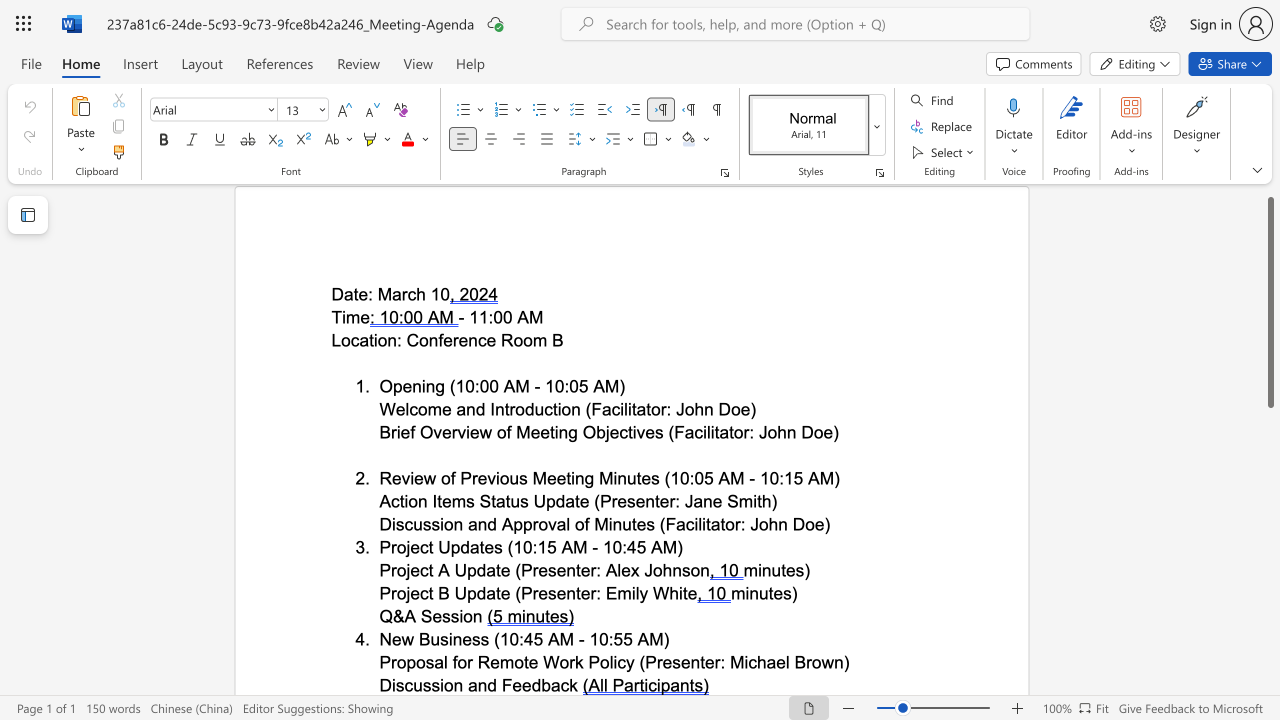 This screenshot has height=720, width=1280. What do you see at coordinates (536, 684) in the screenshot?
I see `the 2th character "d" in the text` at bounding box center [536, 684].